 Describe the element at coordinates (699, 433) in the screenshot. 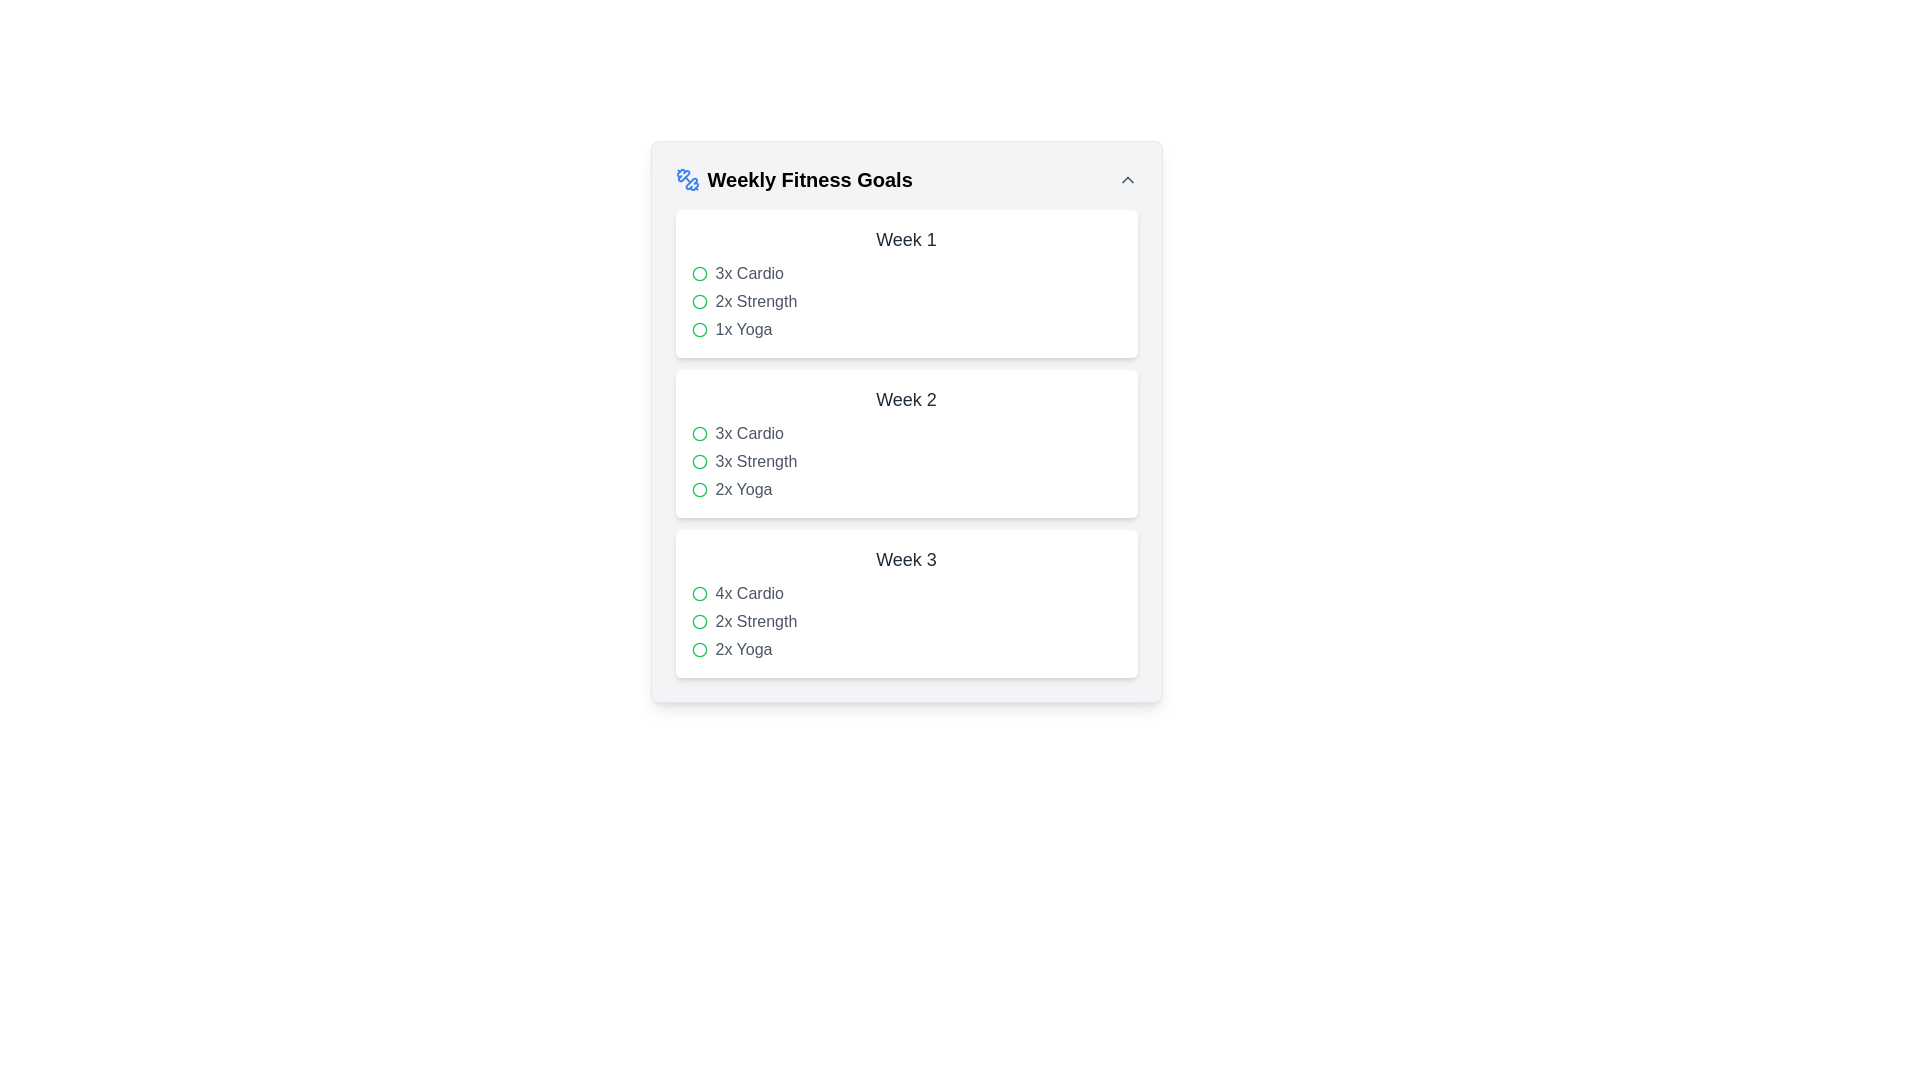

I see `the status of the small green circular icon located in the '3x Cardio' row of the 'Week 2' section in the 'Weekly Fitness Goals' interface` at that location.